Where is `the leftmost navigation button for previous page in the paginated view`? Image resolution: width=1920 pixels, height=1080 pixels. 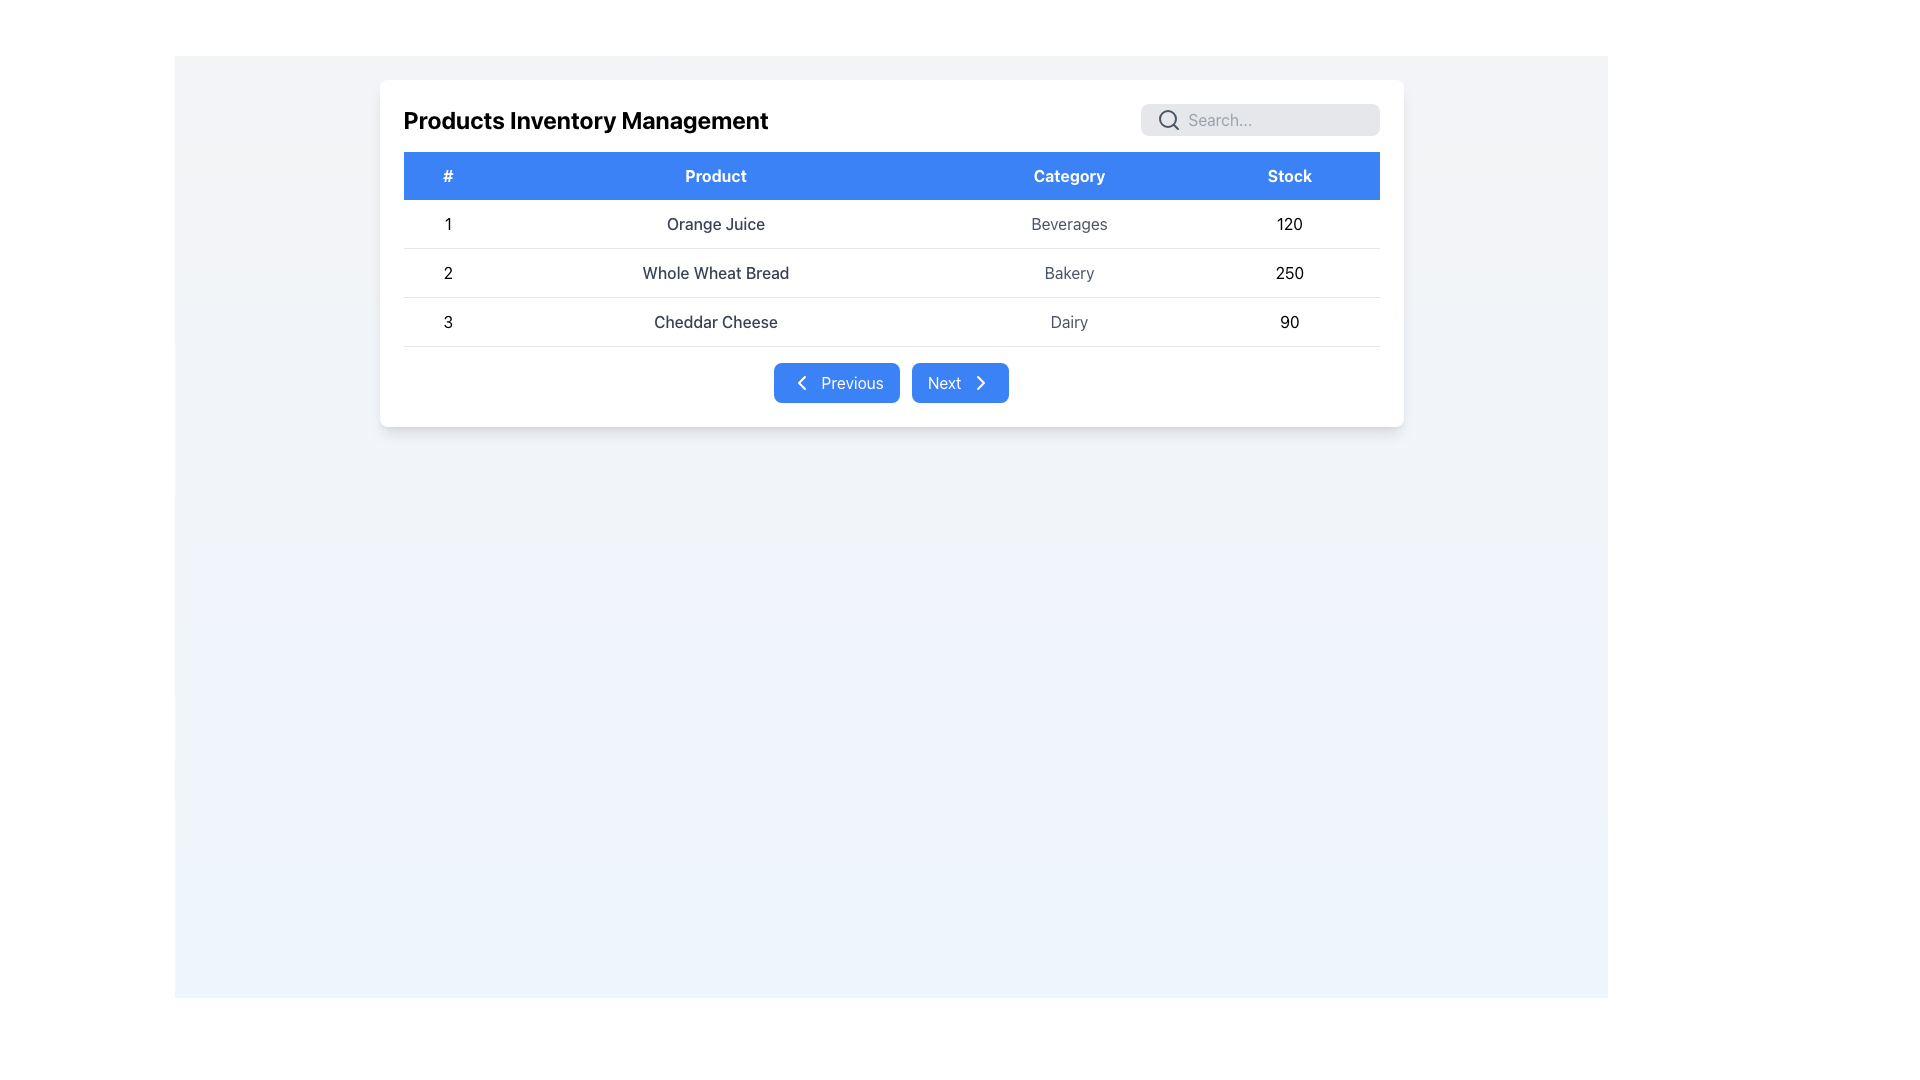 the leftmost navigation button for previous page in the paginated view is located at coordinates (836, 382).